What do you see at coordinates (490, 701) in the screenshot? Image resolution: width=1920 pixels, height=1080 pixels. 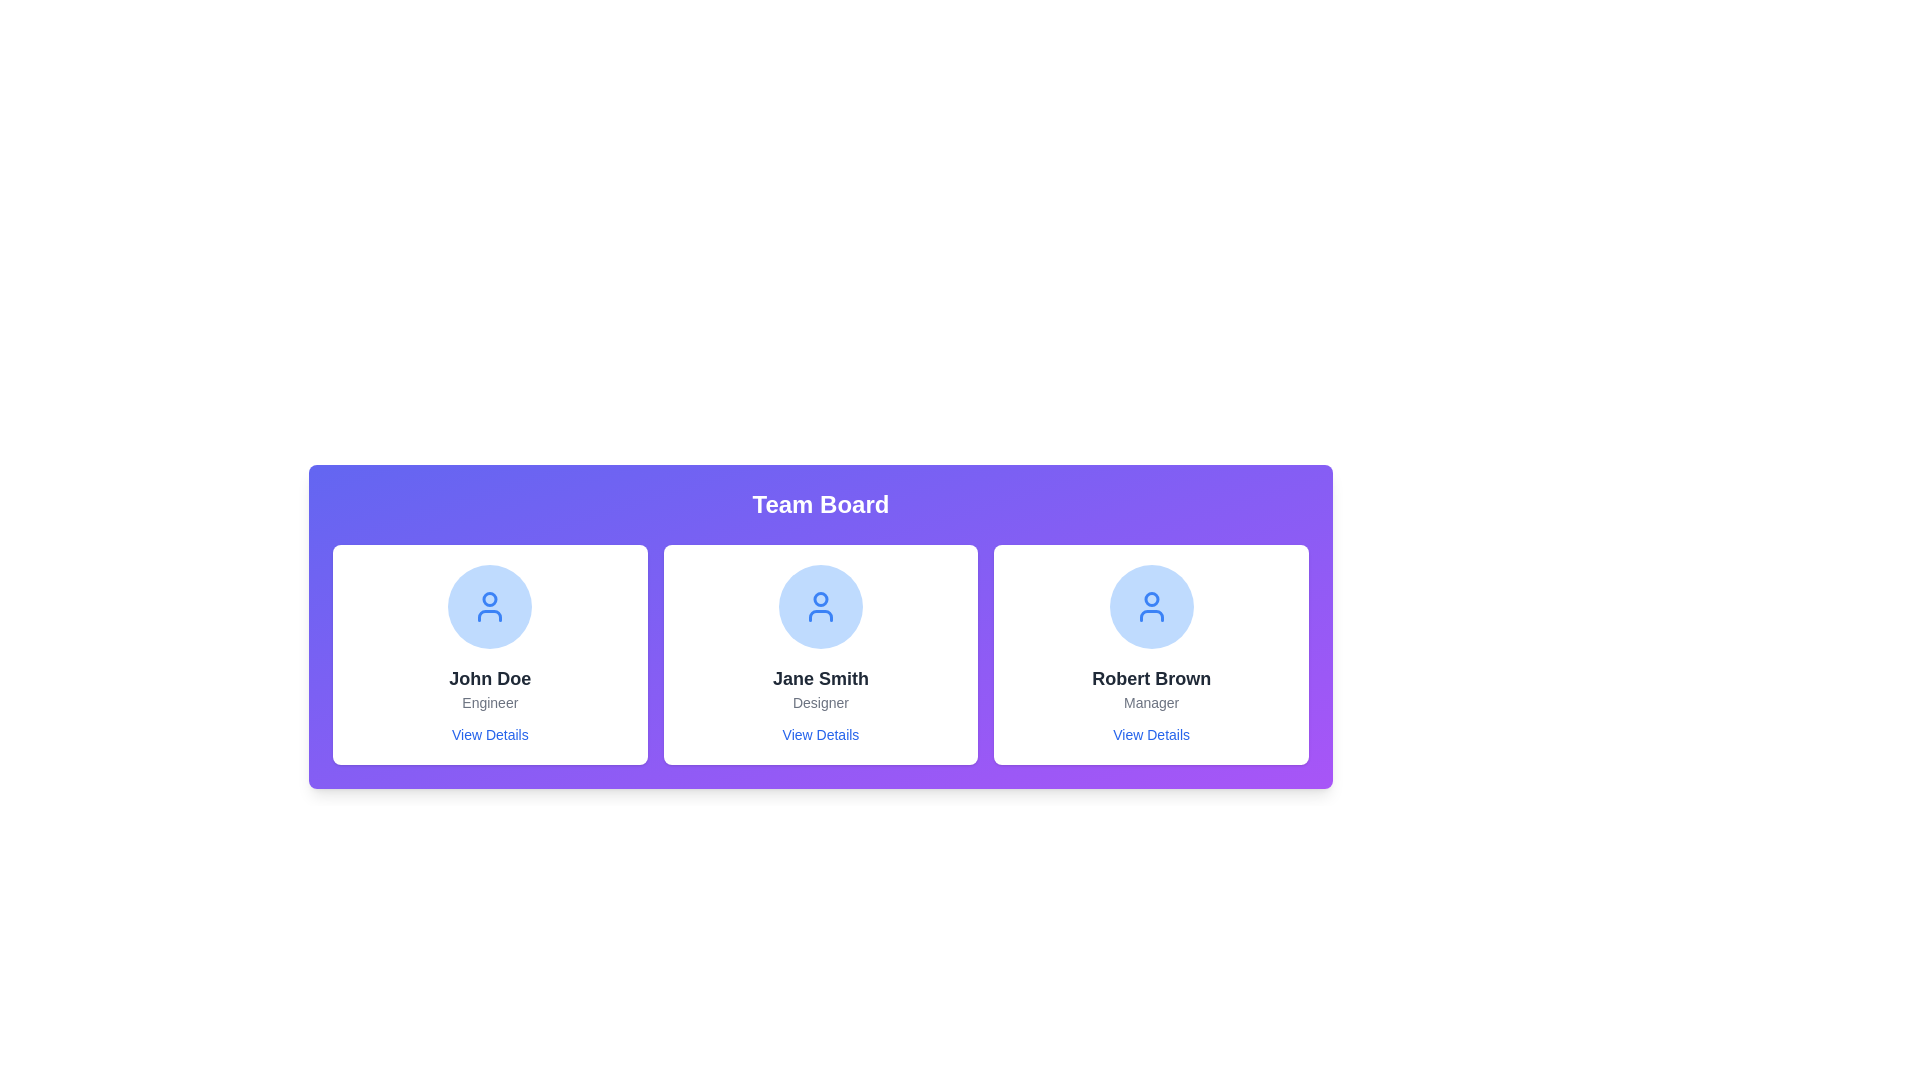 I see `the static text label displaying 'Engineer' which is located below 'John Doe' within a profile card` at bounding box center [490, 701].